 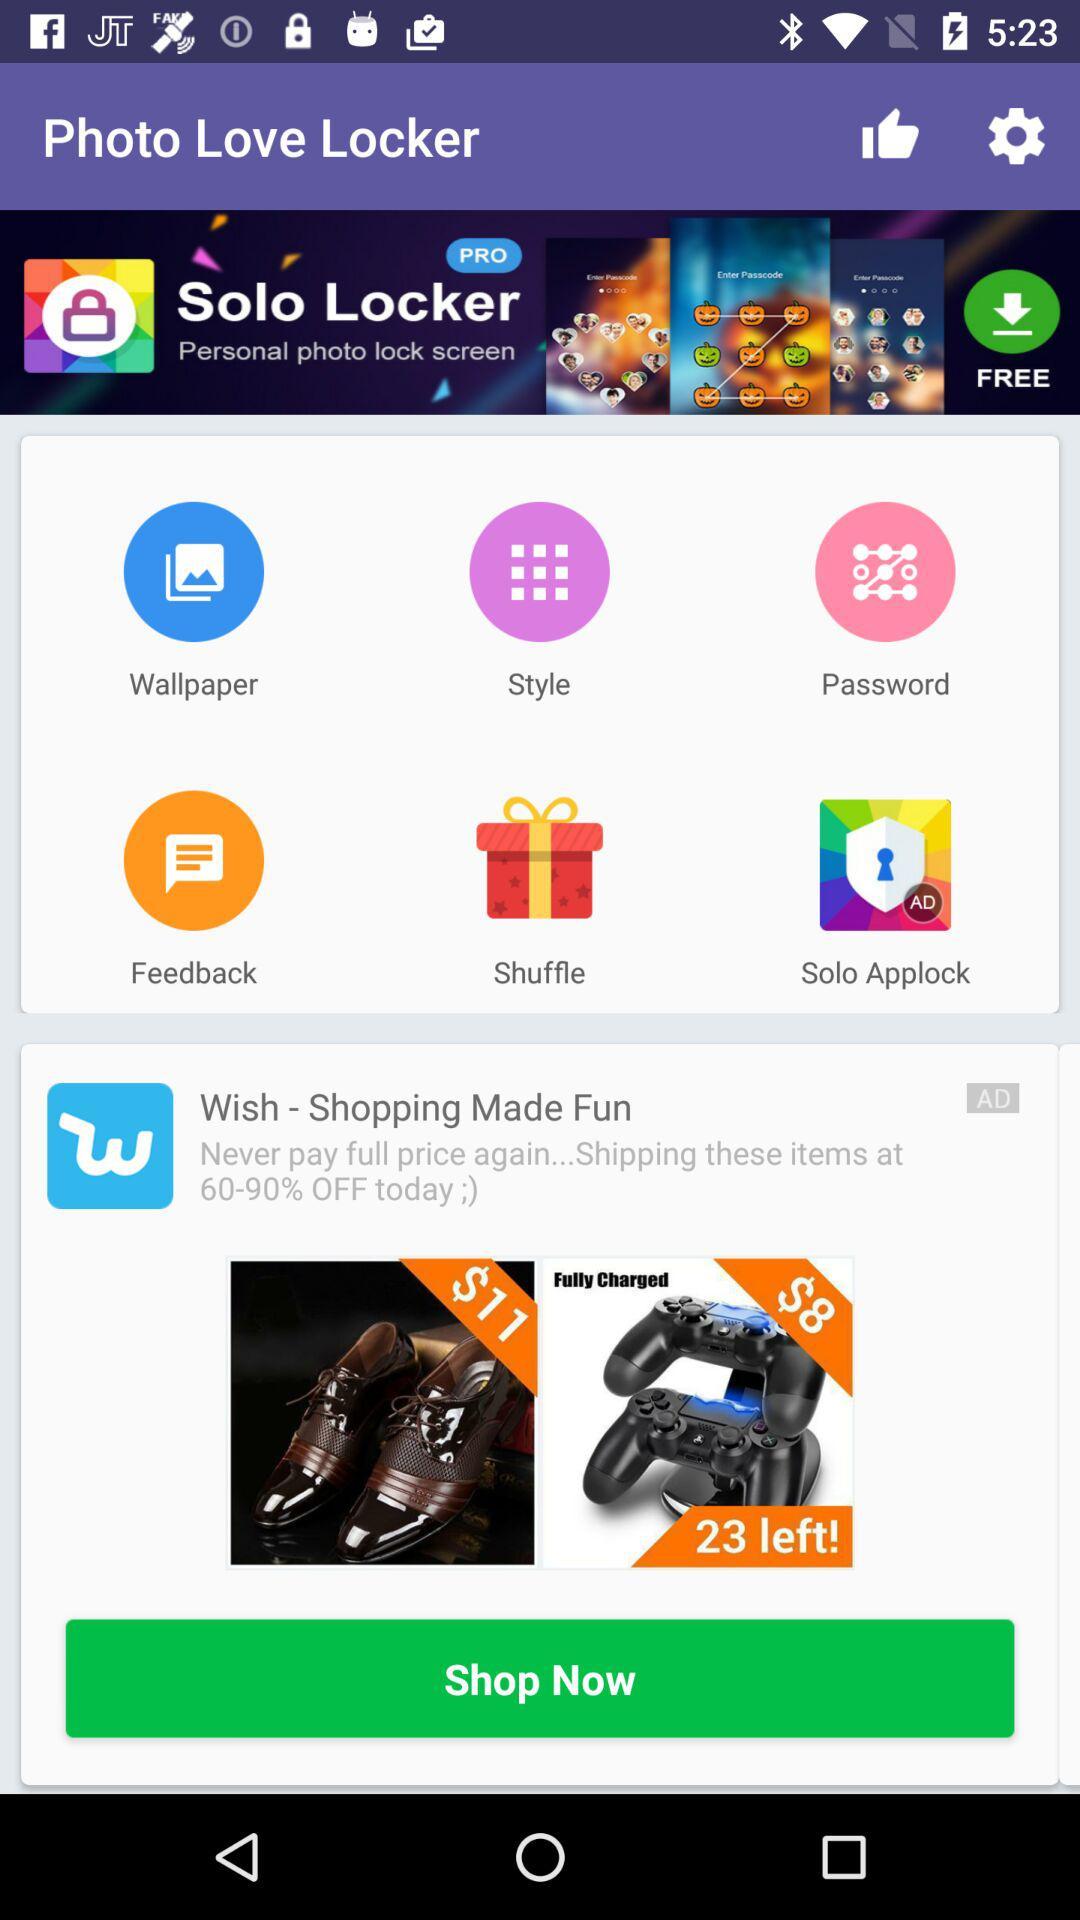 I want to click on shop now, so click(x=540, y=1680).